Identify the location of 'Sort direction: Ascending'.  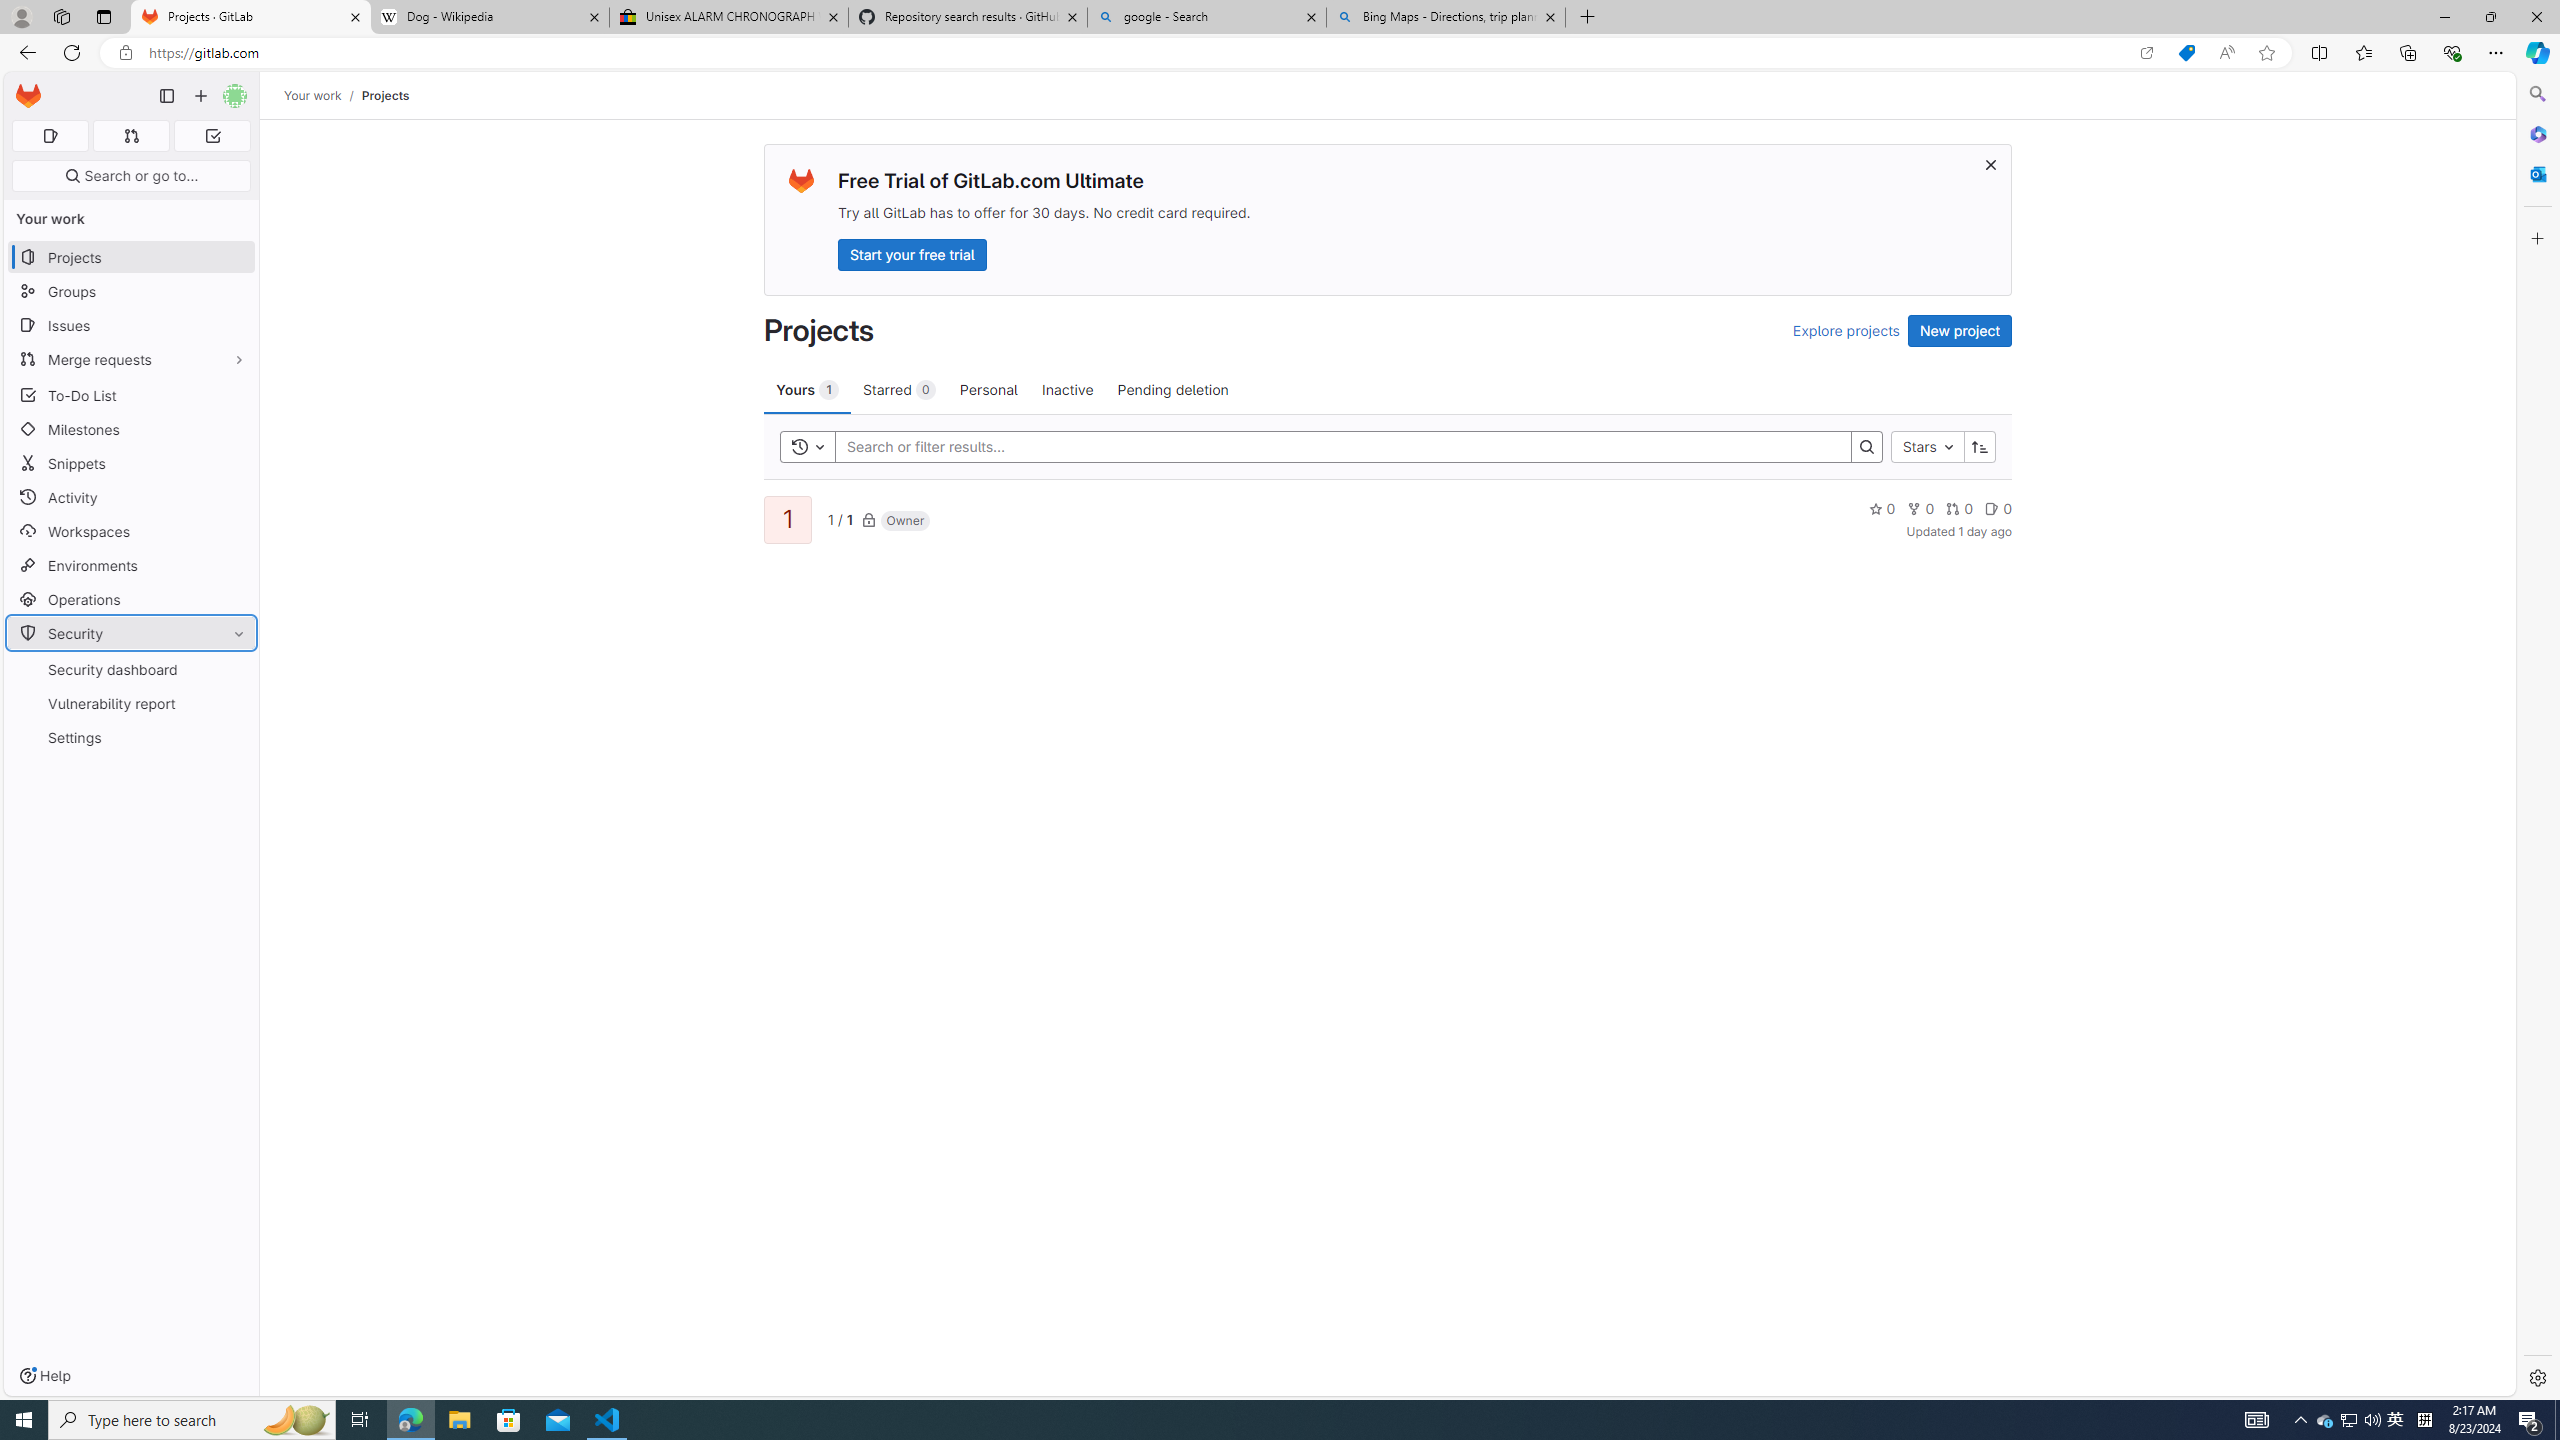
(1980, 447).